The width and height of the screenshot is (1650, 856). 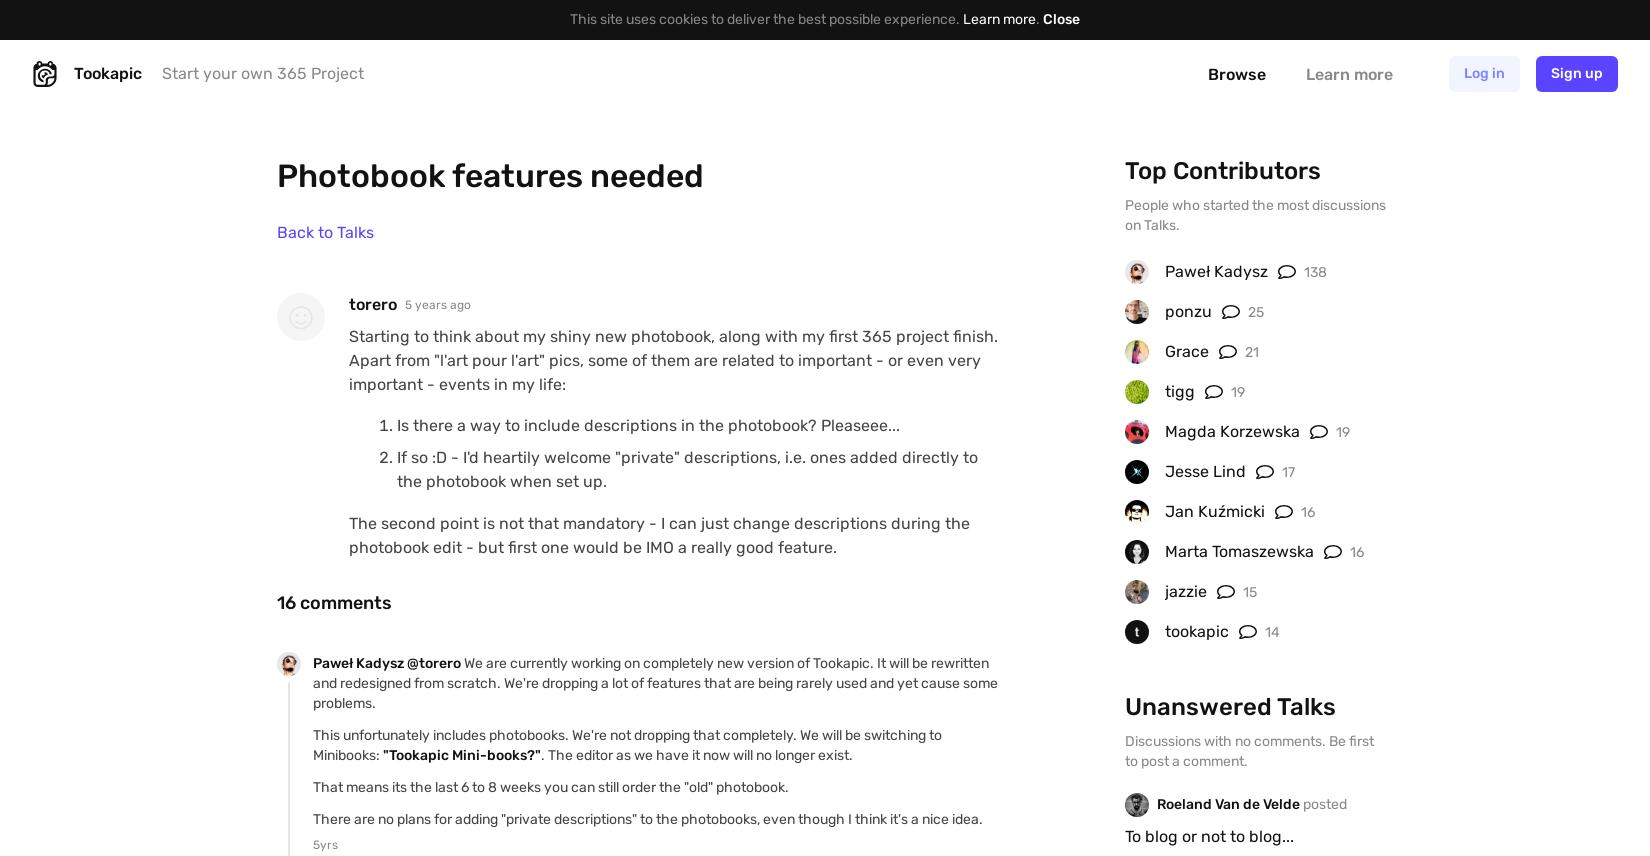 I want to click on 'Log in', so click(x=1483, y=73).